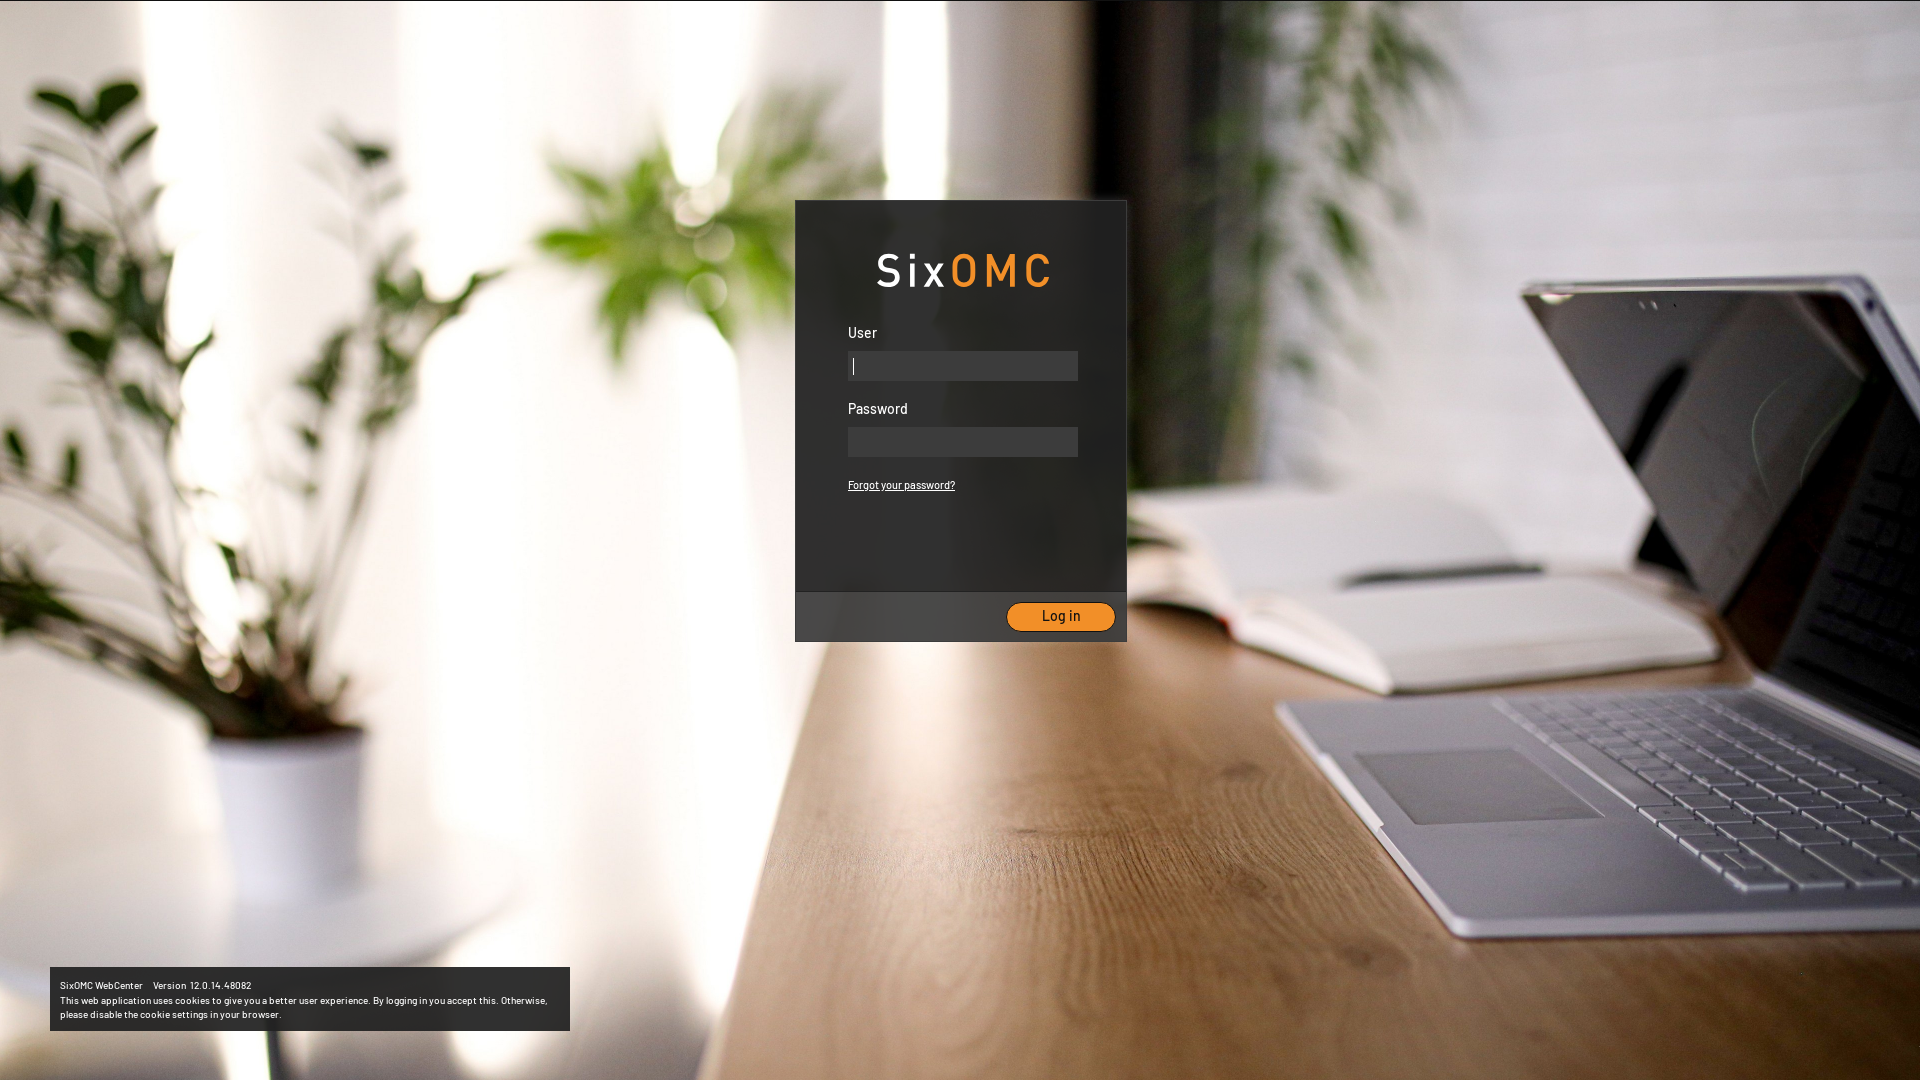 This screenshot has height=1080, width=1920. What do you see at coordinates (1059, 616) in the screenshot?
I see `'Log in'` at bounding box center [1059, 616].